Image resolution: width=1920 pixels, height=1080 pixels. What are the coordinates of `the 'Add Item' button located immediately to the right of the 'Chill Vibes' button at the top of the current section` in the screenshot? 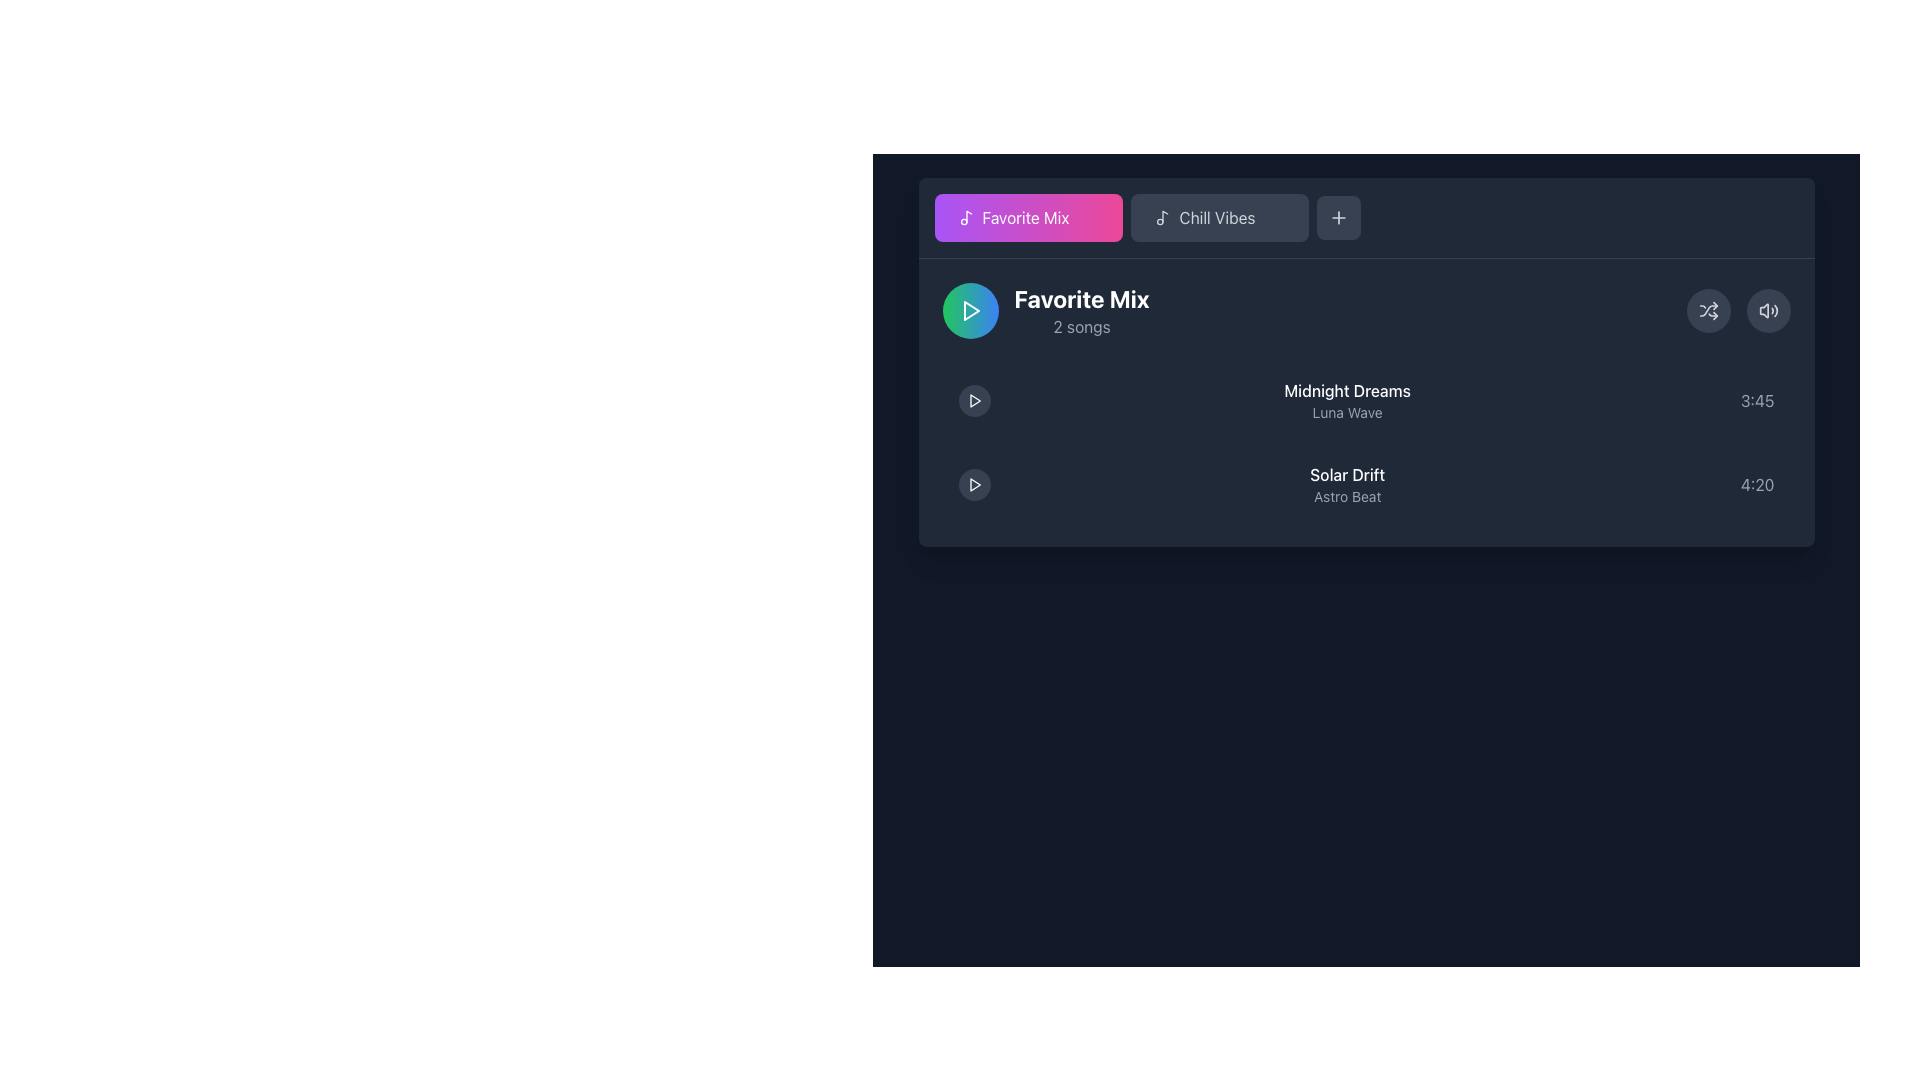 It's located at (1339, 218).